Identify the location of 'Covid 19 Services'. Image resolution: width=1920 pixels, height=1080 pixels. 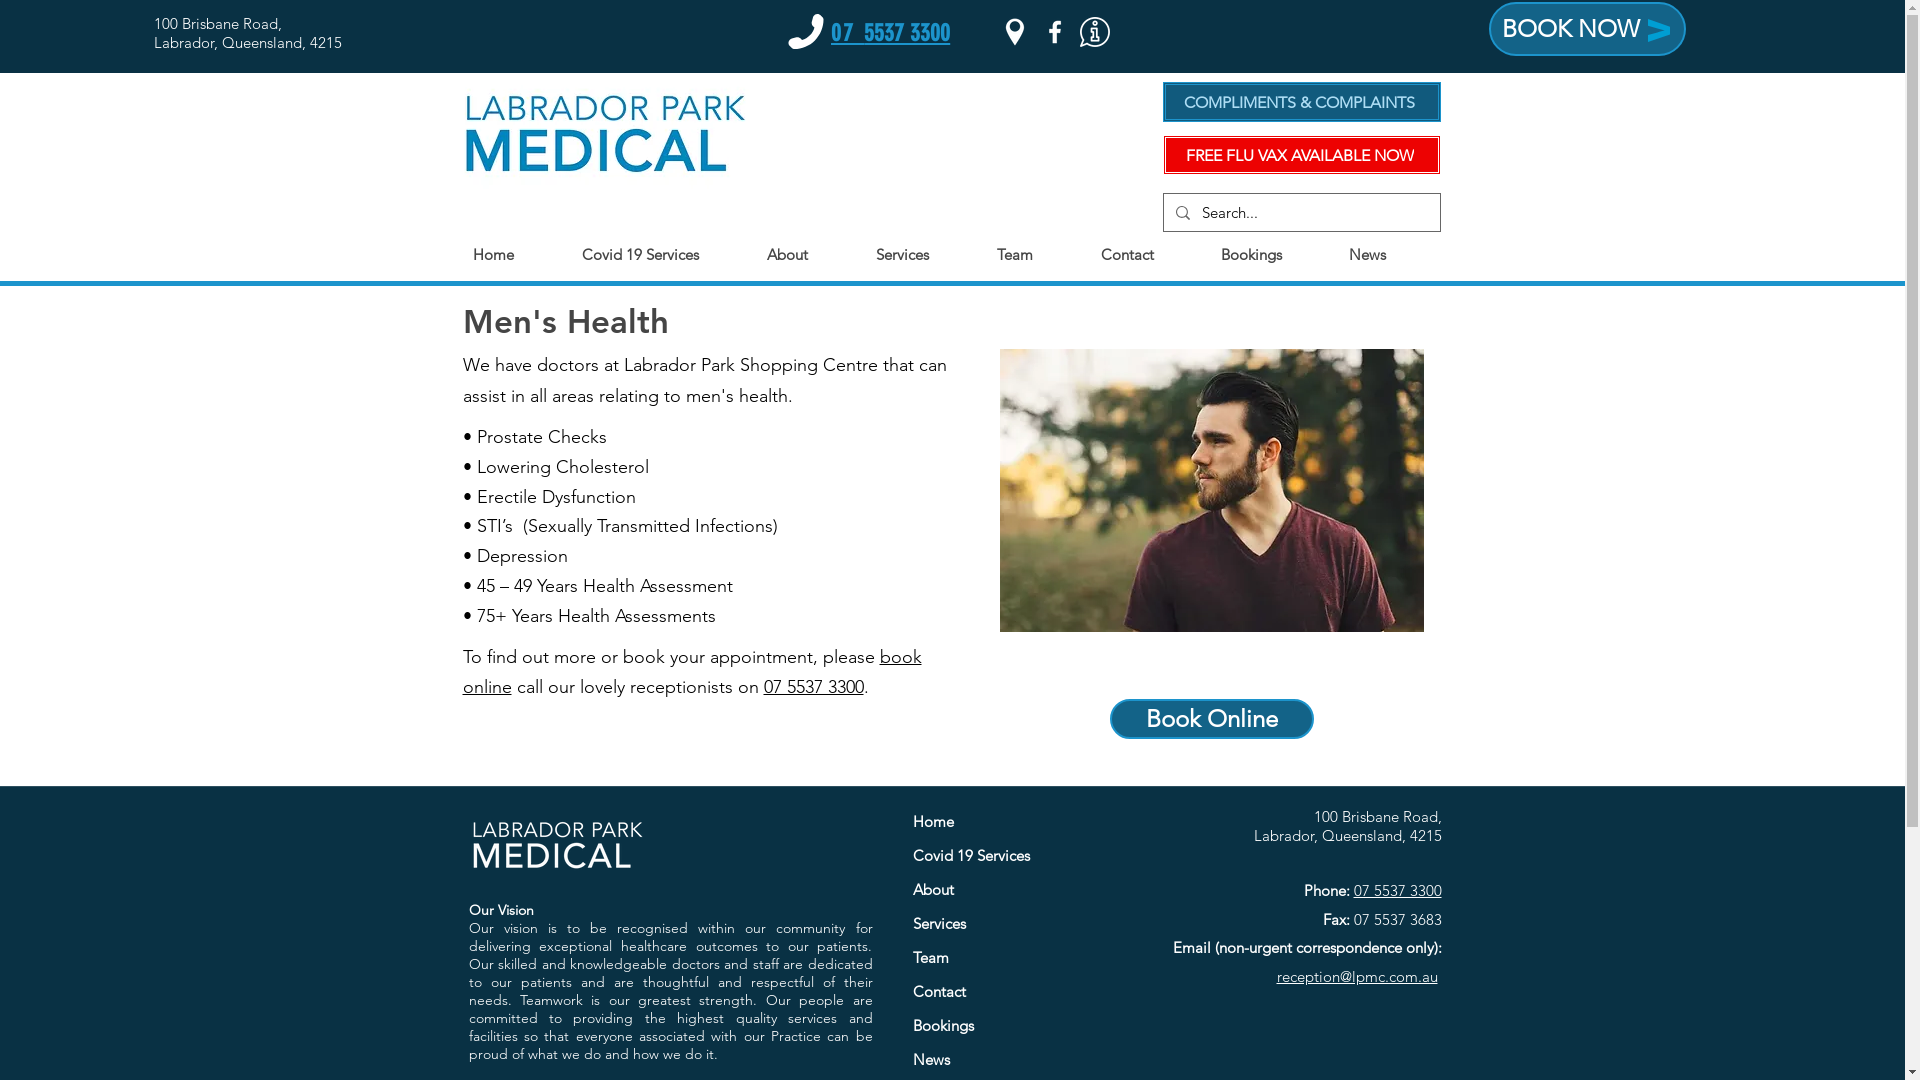
(570, 253).